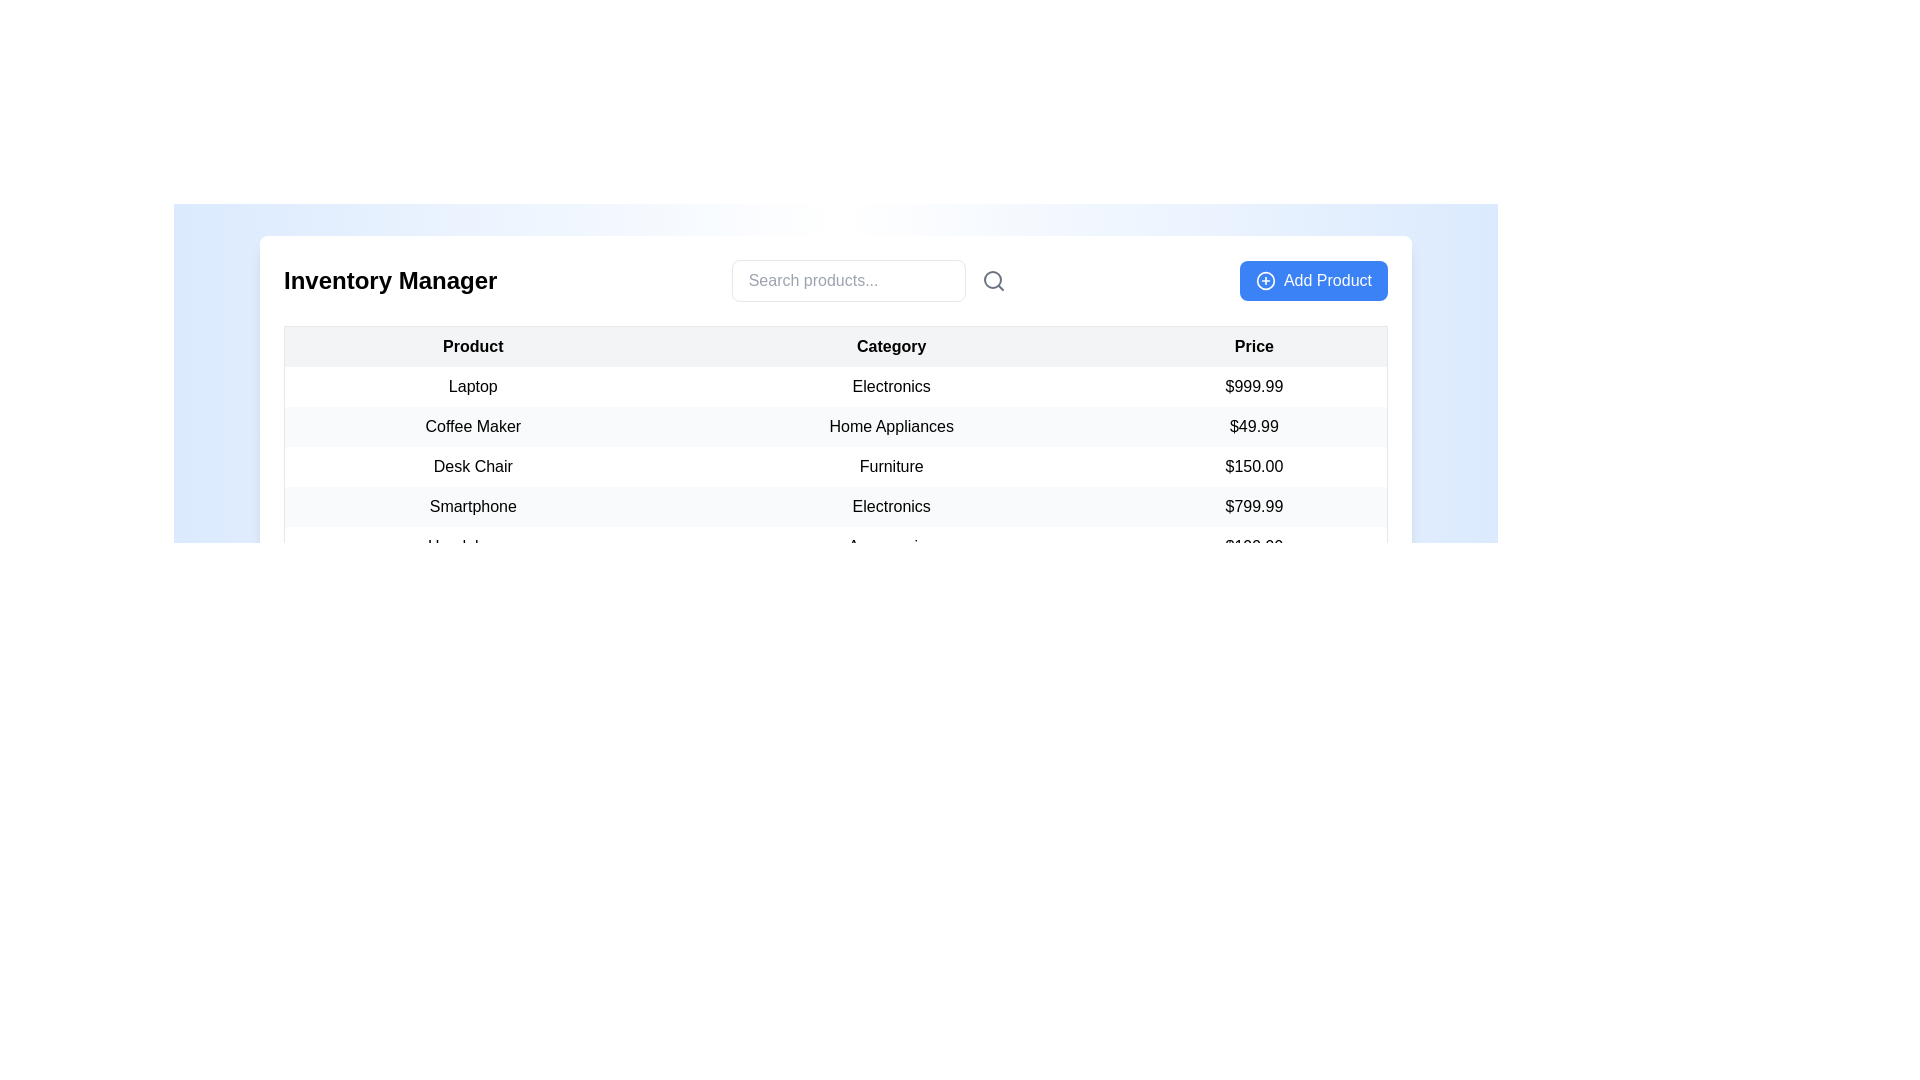  Describe the element at coordinates (472, 345) in the screenshot. I see `the 'Product Name' header to sort the column in the table` at that location.